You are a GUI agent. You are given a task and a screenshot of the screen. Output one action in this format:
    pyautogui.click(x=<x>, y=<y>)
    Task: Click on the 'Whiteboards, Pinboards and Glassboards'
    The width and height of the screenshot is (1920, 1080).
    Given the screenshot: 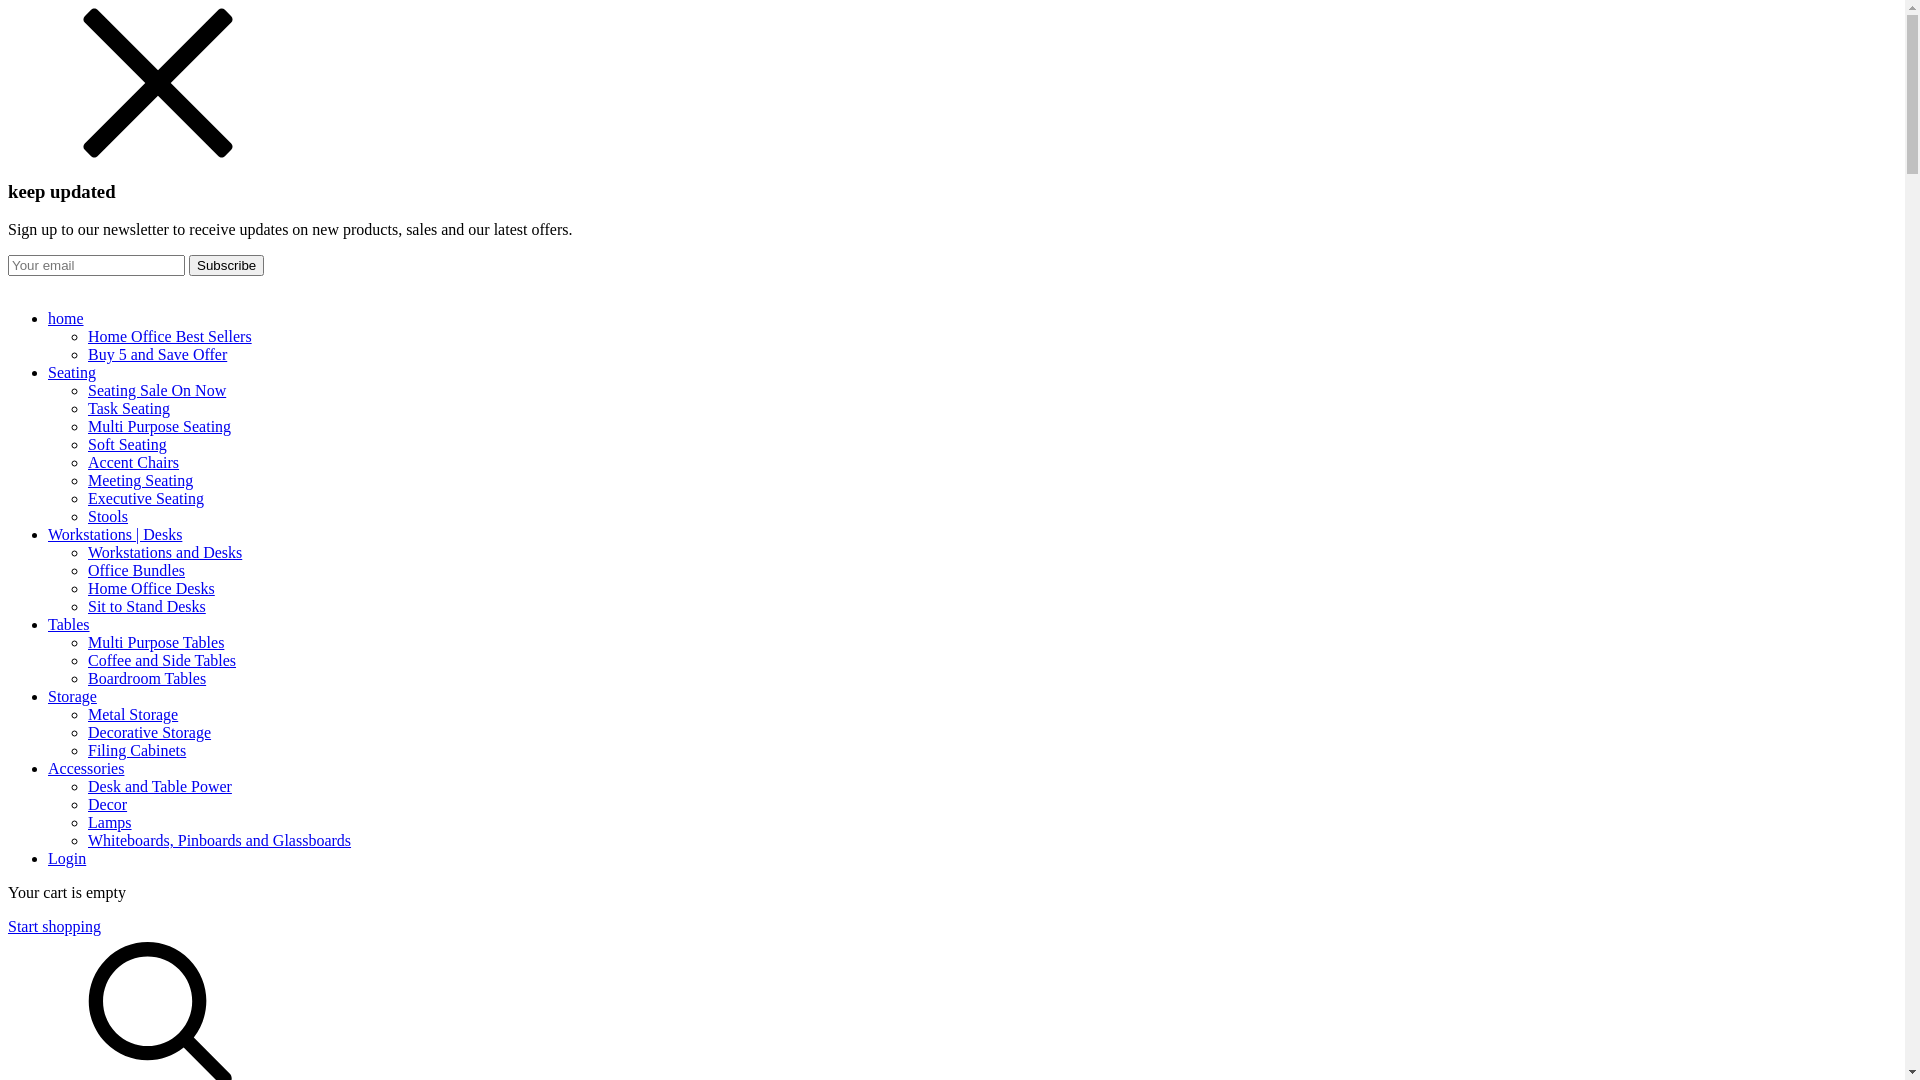 What is the action you would take?
    pyautogui.click(x=86, y=840)
    